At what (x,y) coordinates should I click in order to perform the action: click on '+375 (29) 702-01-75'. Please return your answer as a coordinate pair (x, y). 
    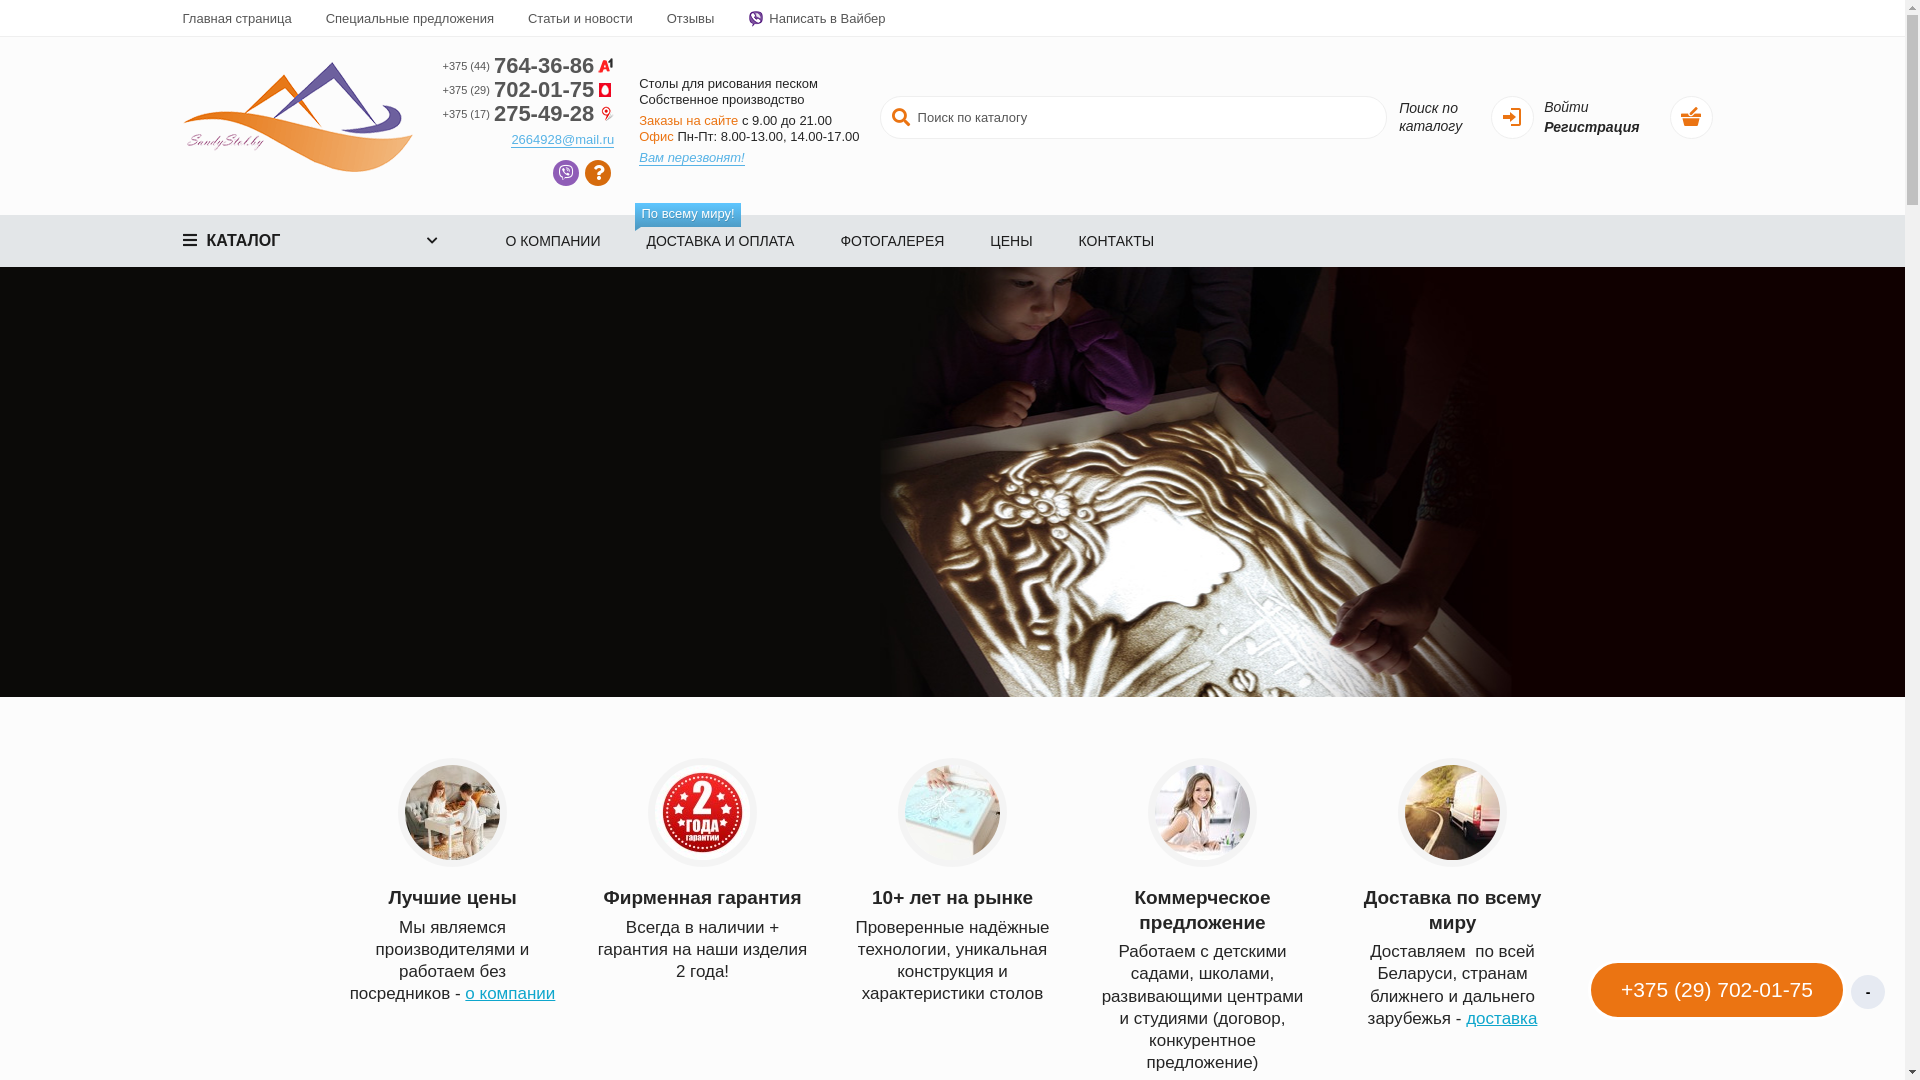
    Looking at the image, I should click on (1587, 991).